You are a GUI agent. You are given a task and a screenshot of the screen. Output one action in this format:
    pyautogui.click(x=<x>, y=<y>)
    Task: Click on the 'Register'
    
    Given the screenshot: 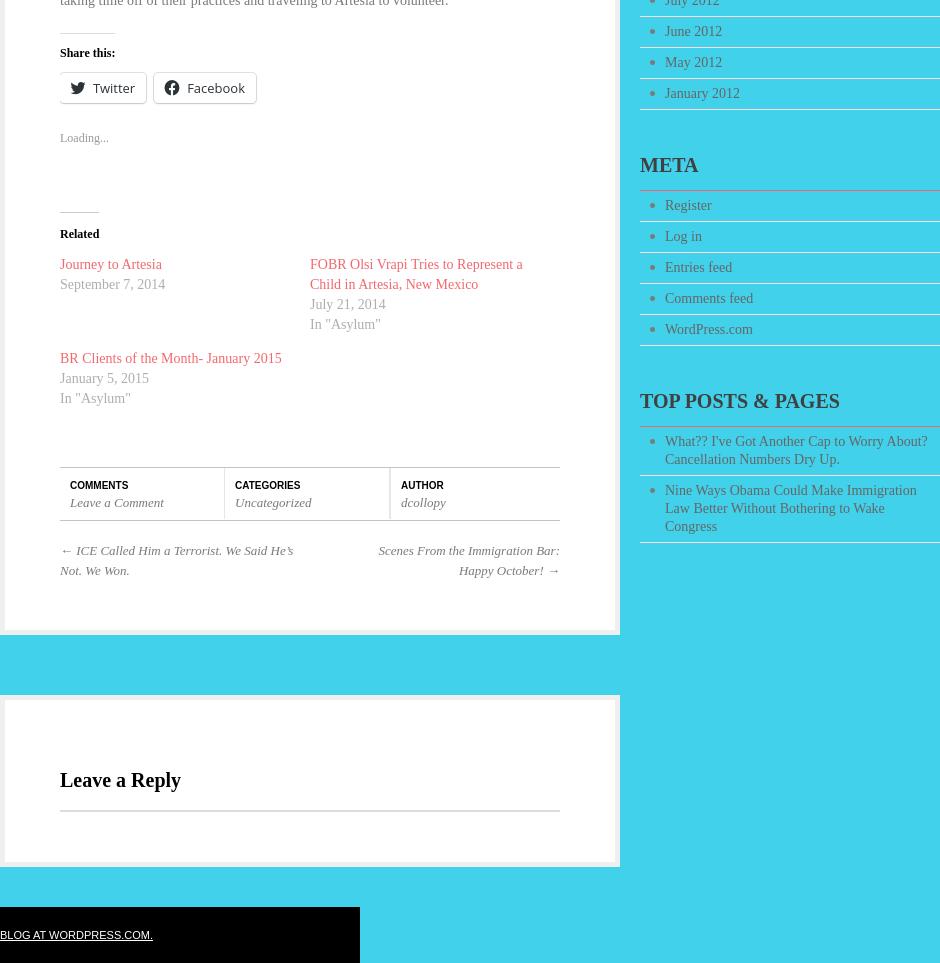 What is the action you would take?
    pyautogui.click(x=686, y=204)
    